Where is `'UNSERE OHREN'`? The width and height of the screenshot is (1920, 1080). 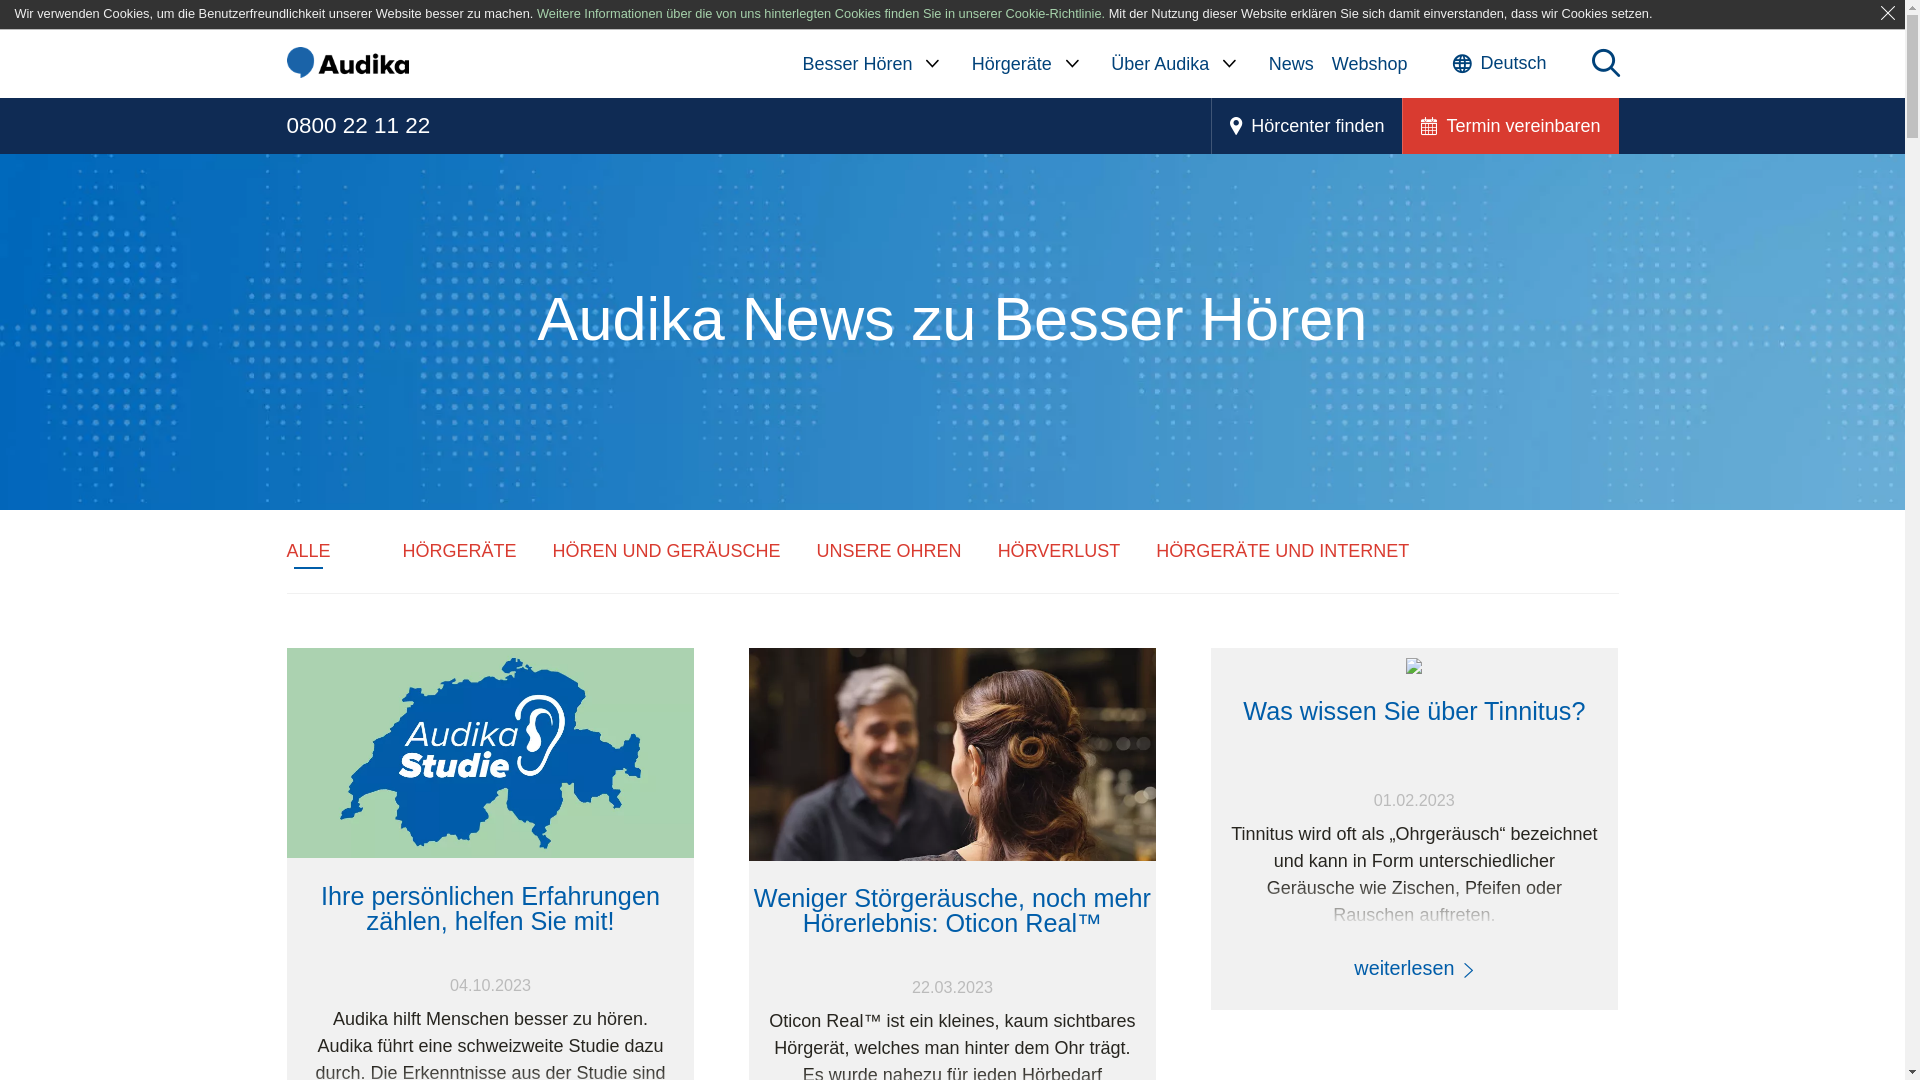
'UNSERE OHREN' is located at coordinates (888, 551).